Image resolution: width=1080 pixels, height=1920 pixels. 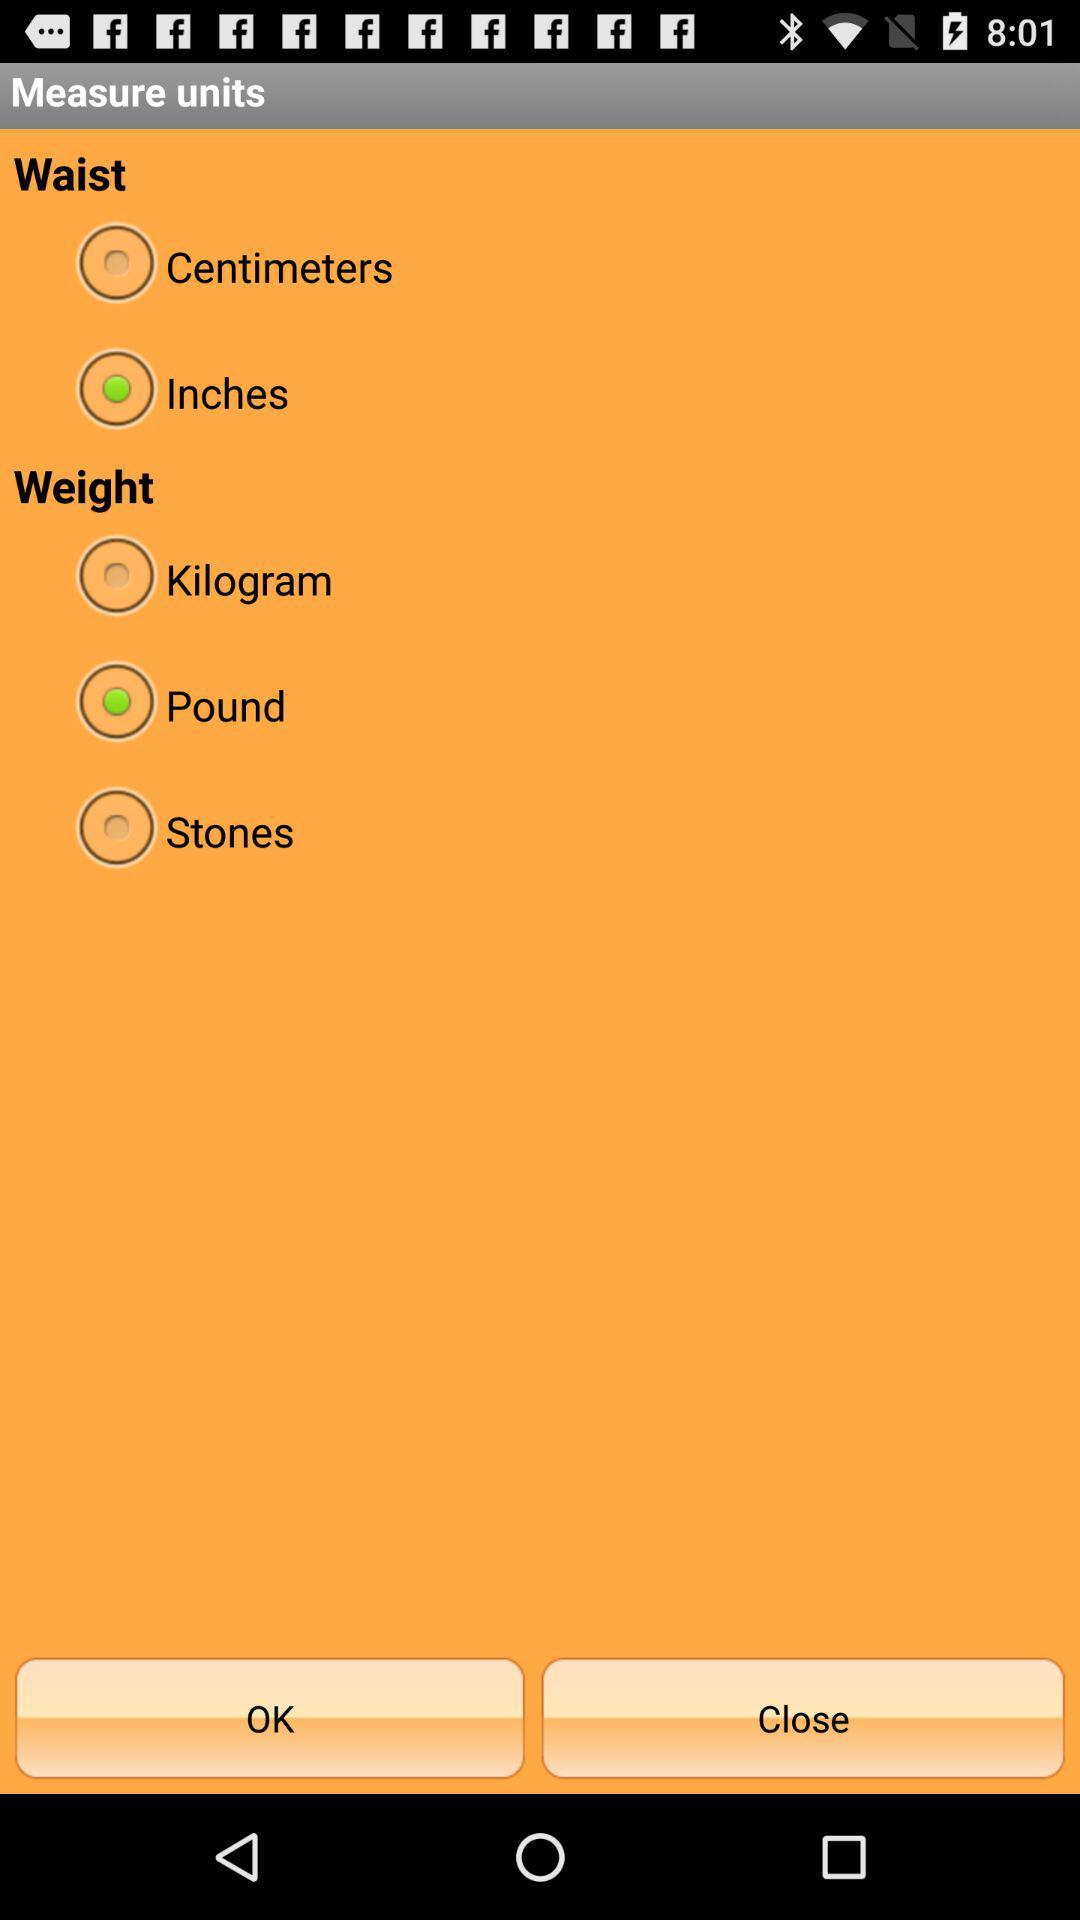 What do you see at coordinates (540, 578) in the screenshot?
I see `radio button above pound icon` at bounding box center [540, 578].